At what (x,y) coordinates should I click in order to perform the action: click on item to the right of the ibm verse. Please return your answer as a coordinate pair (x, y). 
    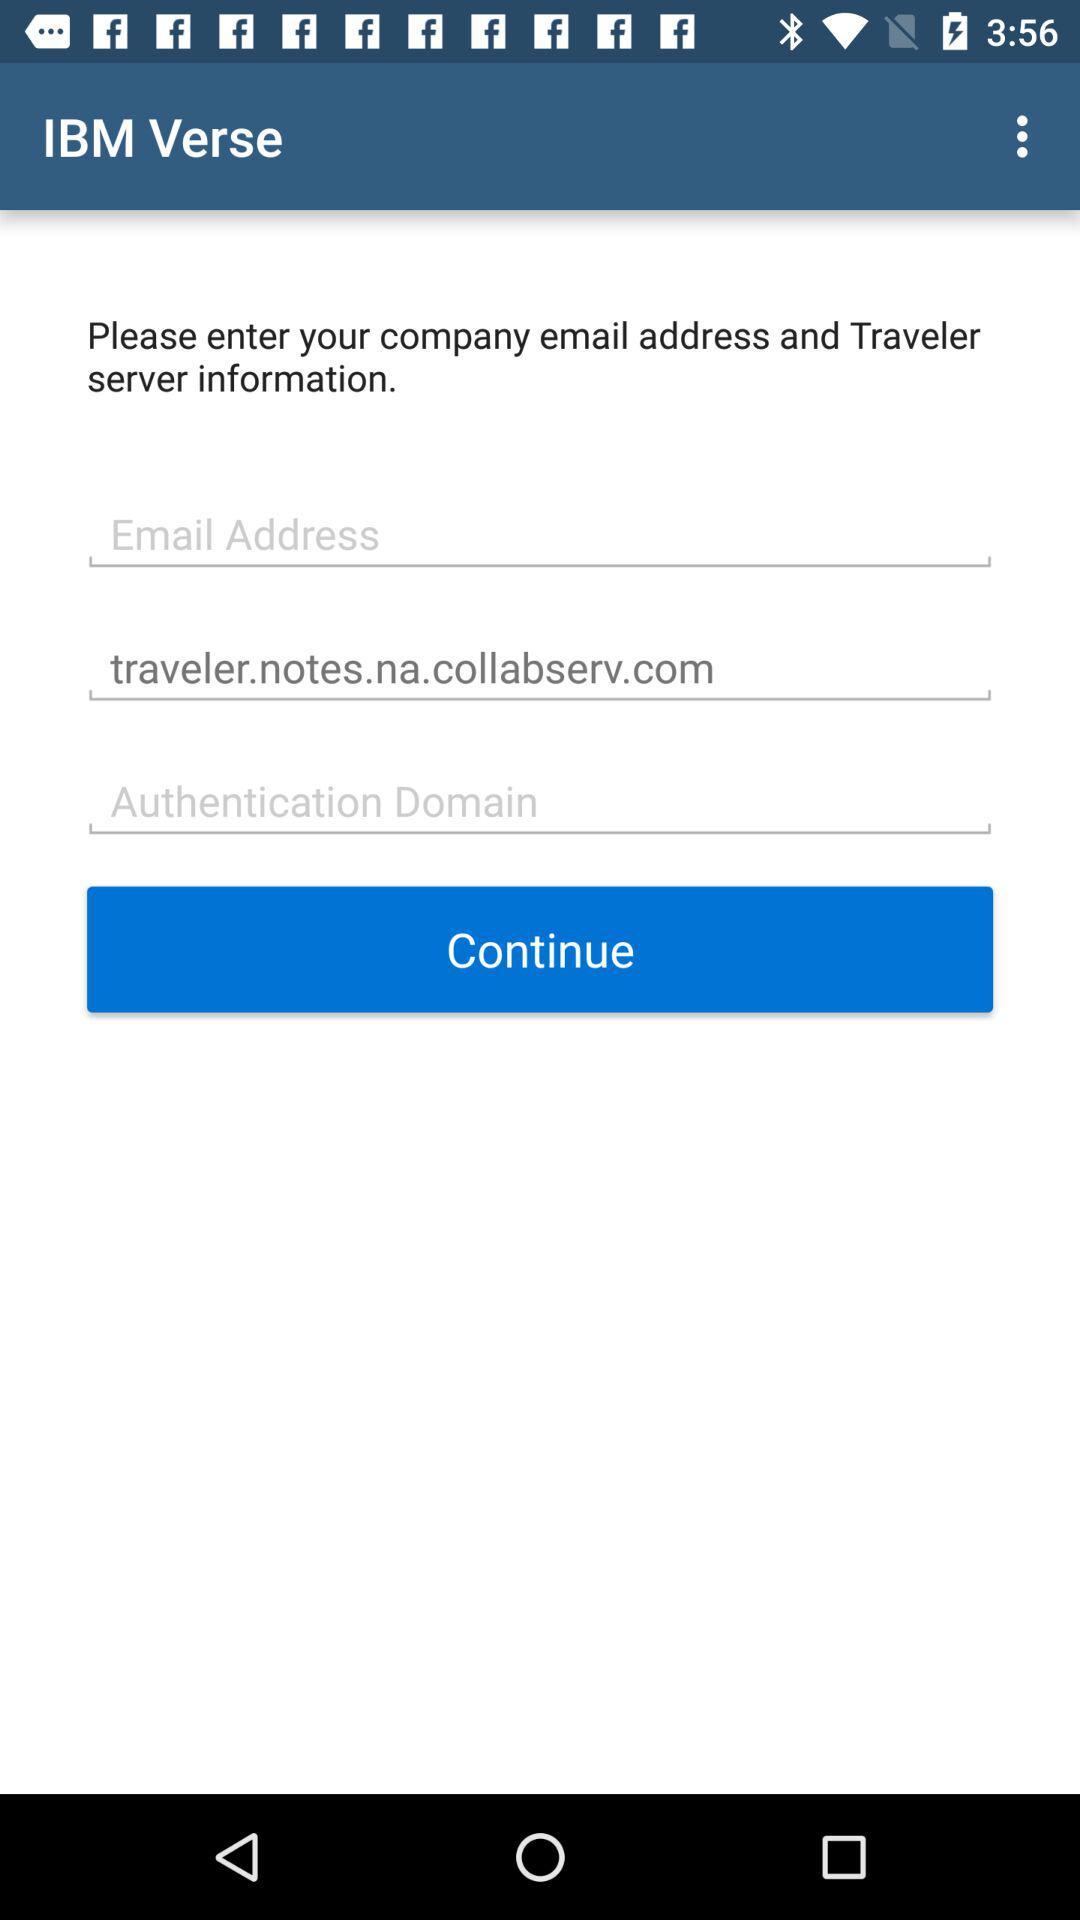
    Looking at the image, I should click on (1027, 135).